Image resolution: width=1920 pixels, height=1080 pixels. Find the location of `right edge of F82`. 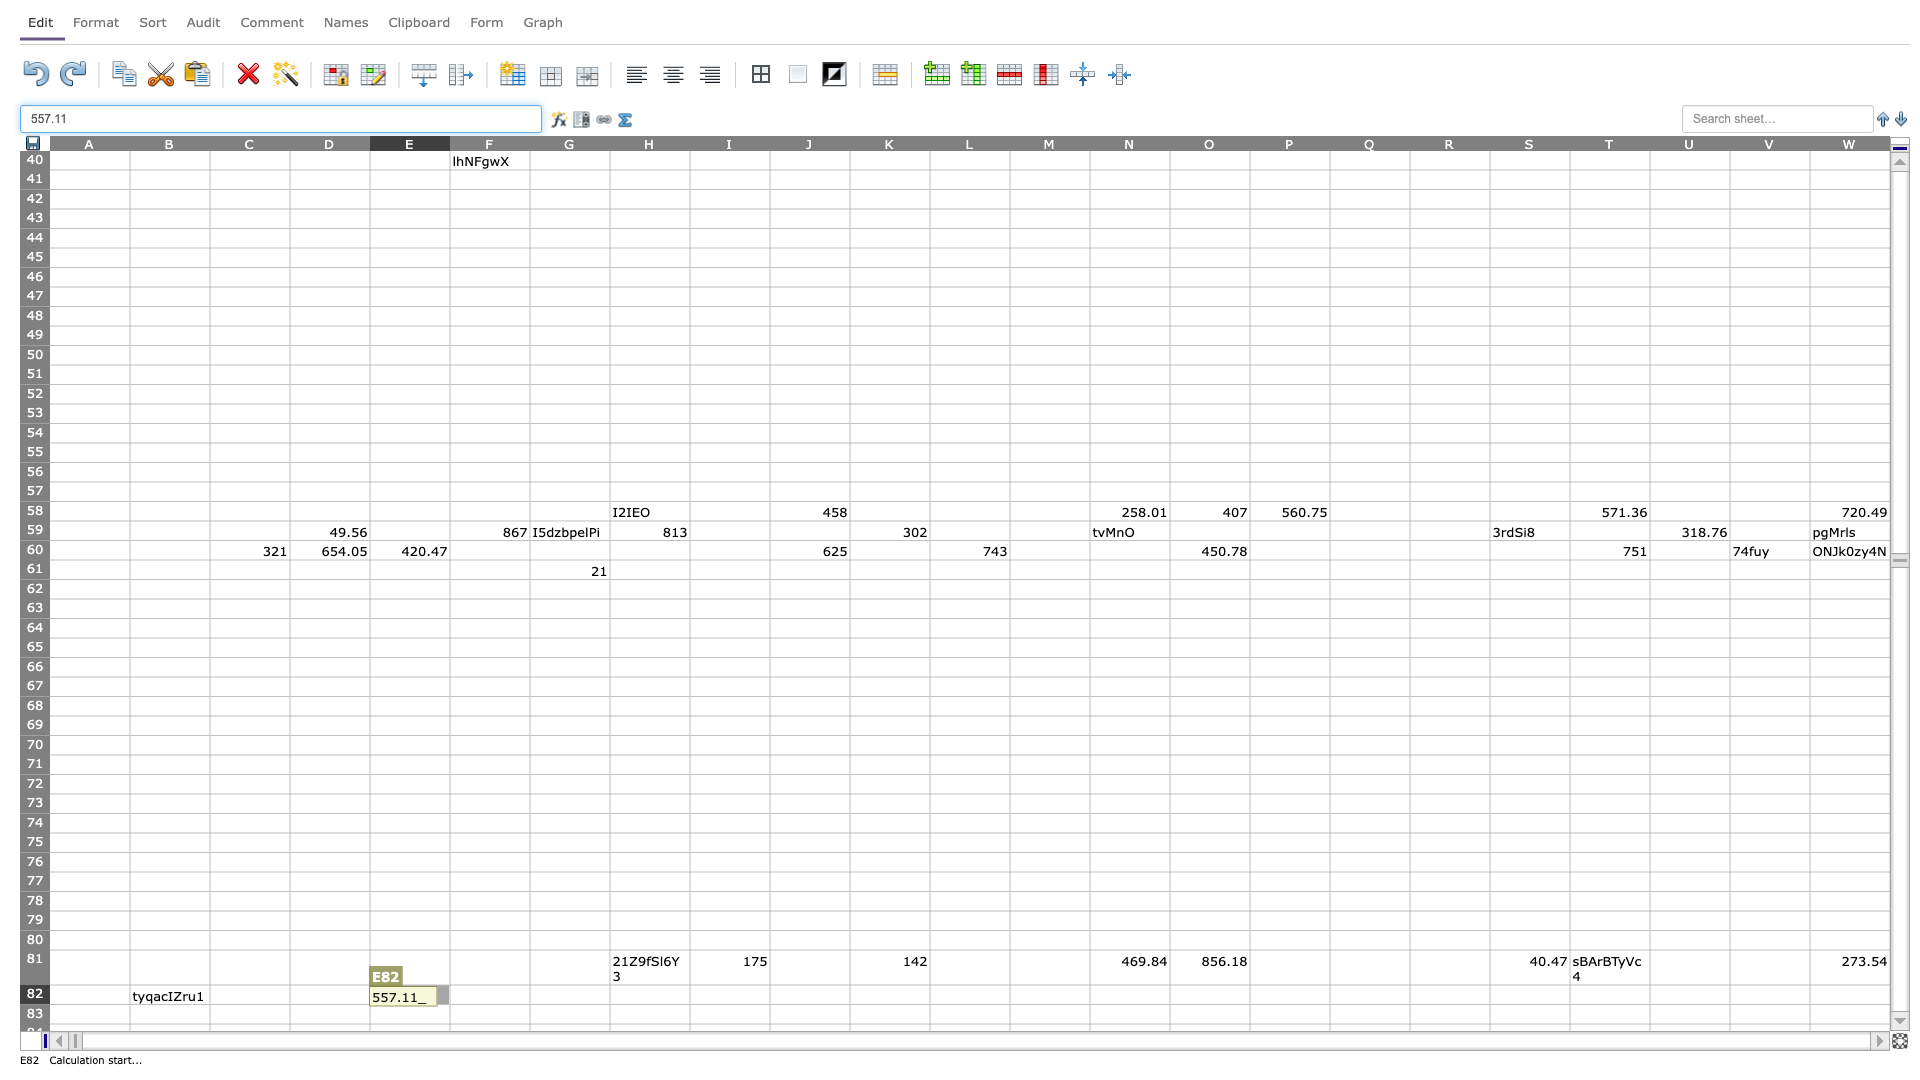

right edge of F82 is located at coordinates (529, 994).